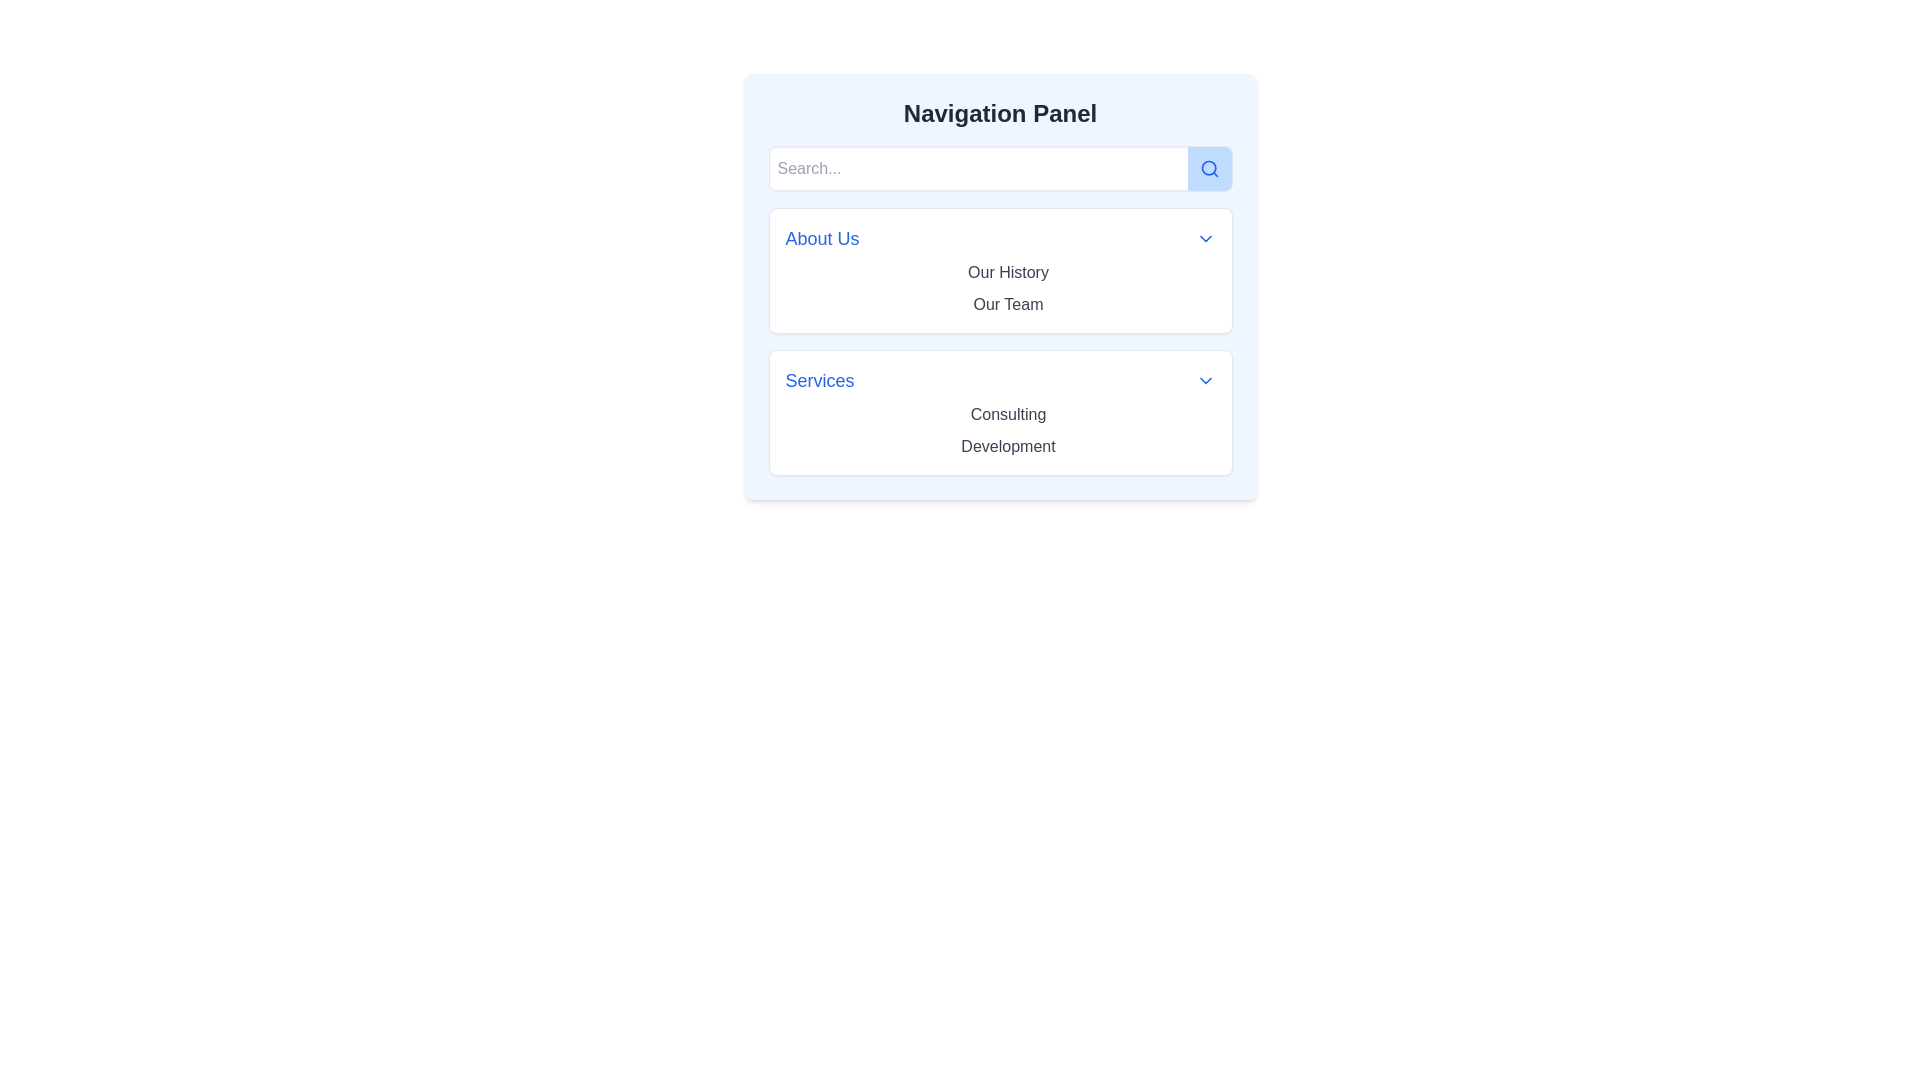  Describe the element at coordinates (1008, 304) in the screenshot. I see `the 'Our Team' hyperlink located below the 'Our History' link in the 'About Us' section to change its color` at that location.